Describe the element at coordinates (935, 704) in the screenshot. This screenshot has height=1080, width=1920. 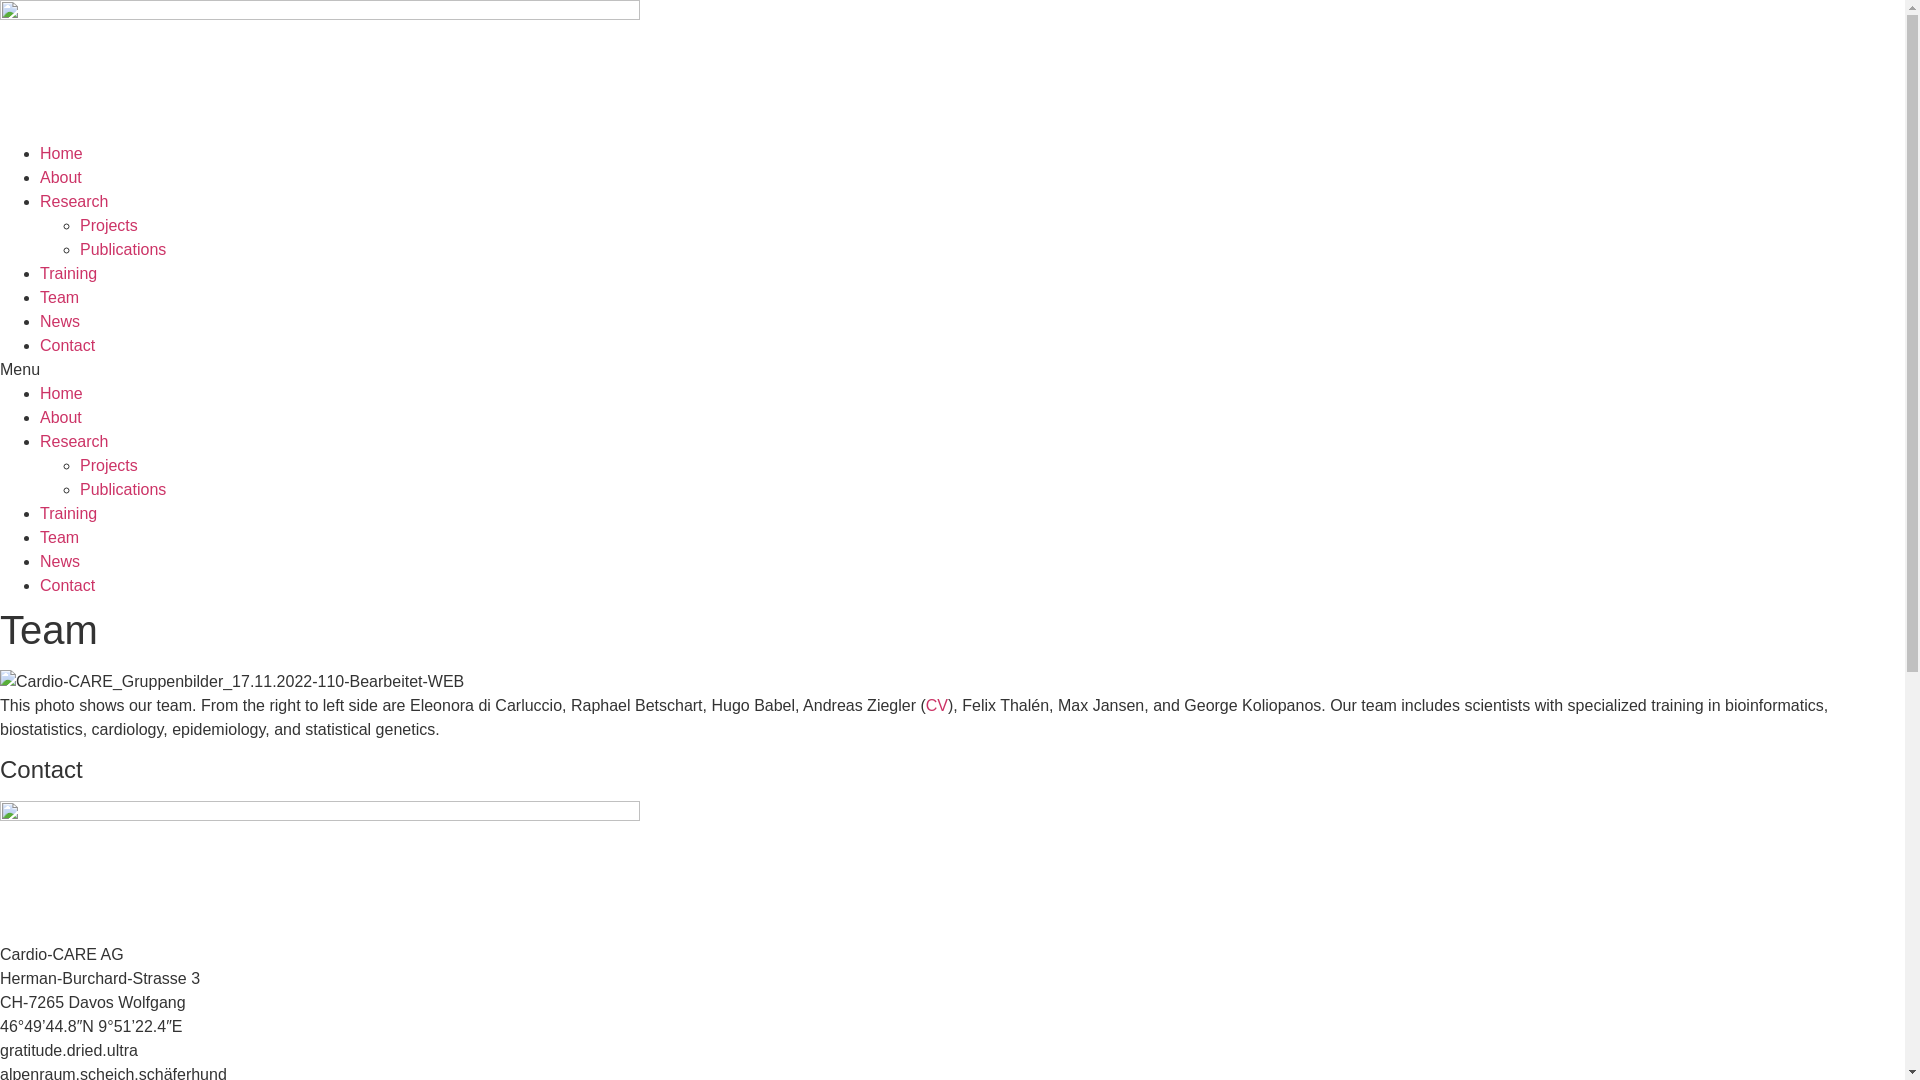
I see `'CV'` at that location.